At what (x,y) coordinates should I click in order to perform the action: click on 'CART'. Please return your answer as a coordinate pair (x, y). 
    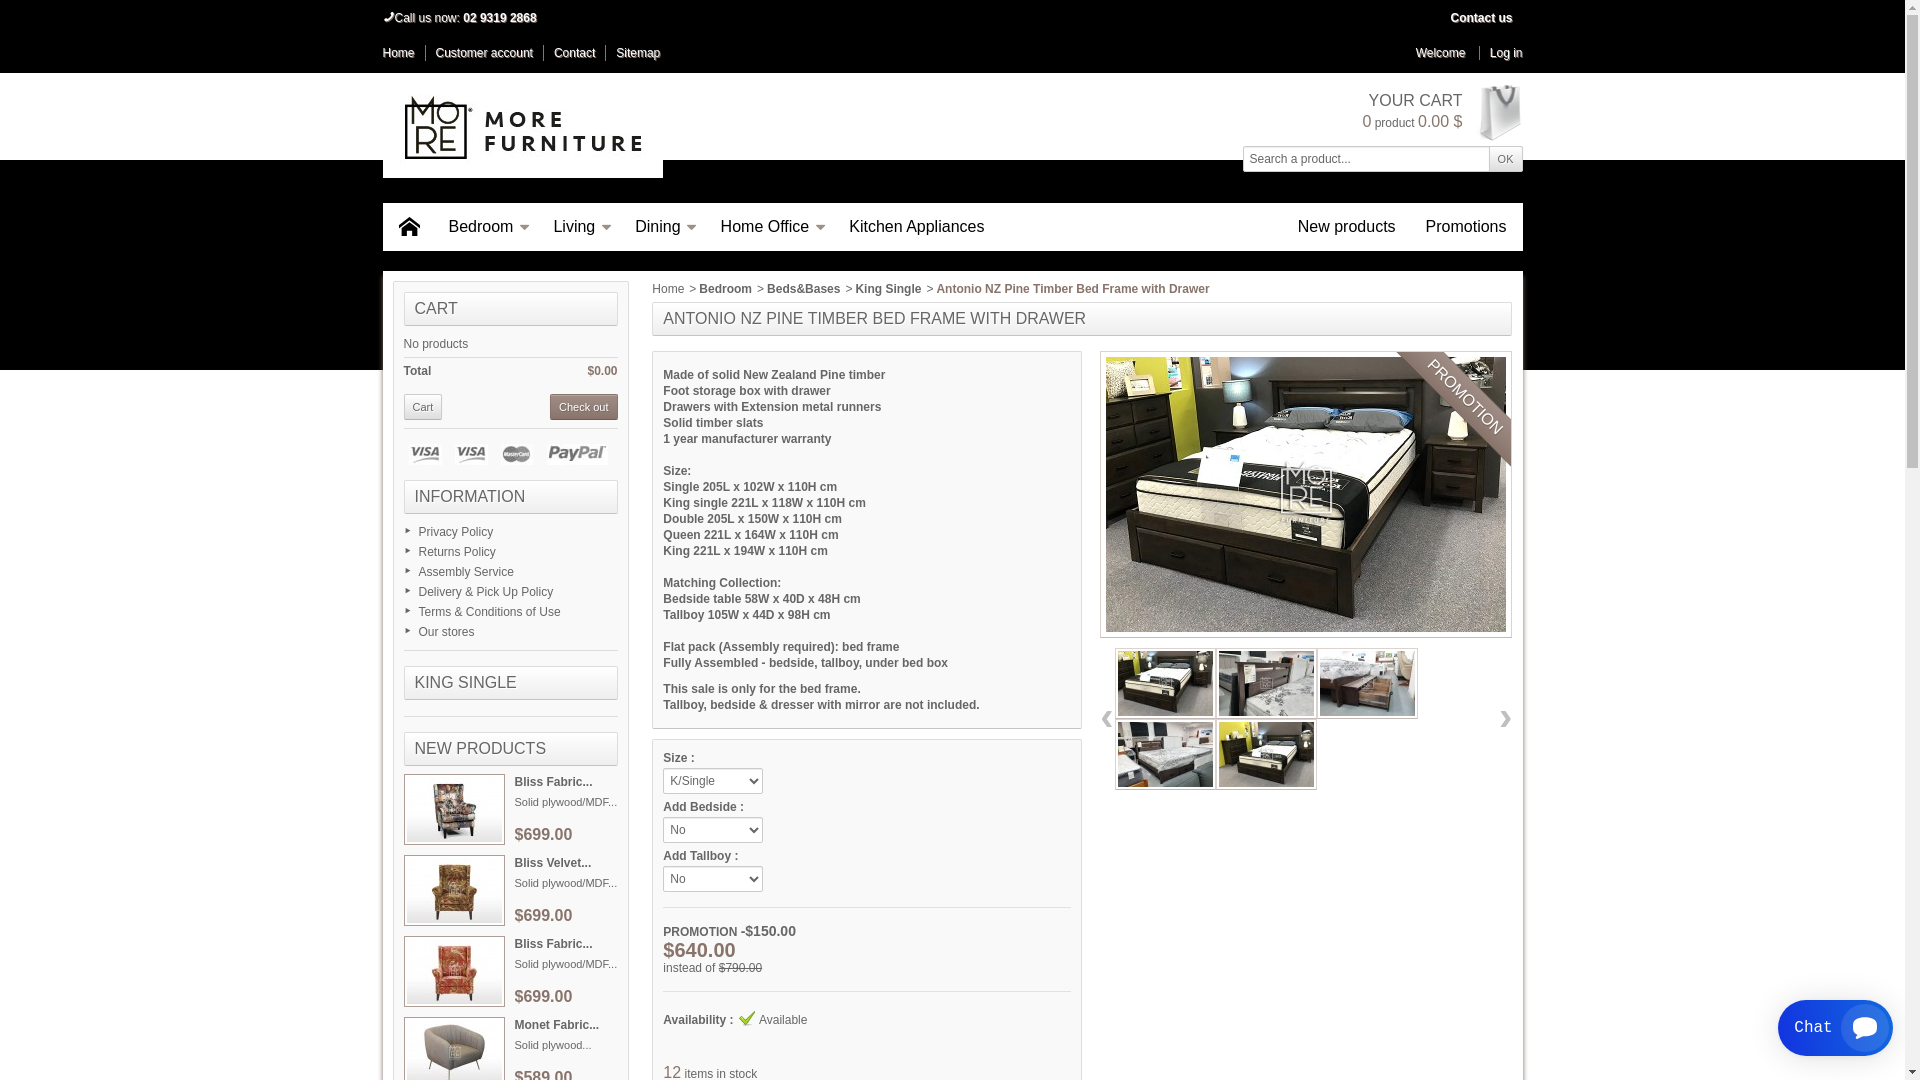
    Looking at the image, I should click on (434, 308).